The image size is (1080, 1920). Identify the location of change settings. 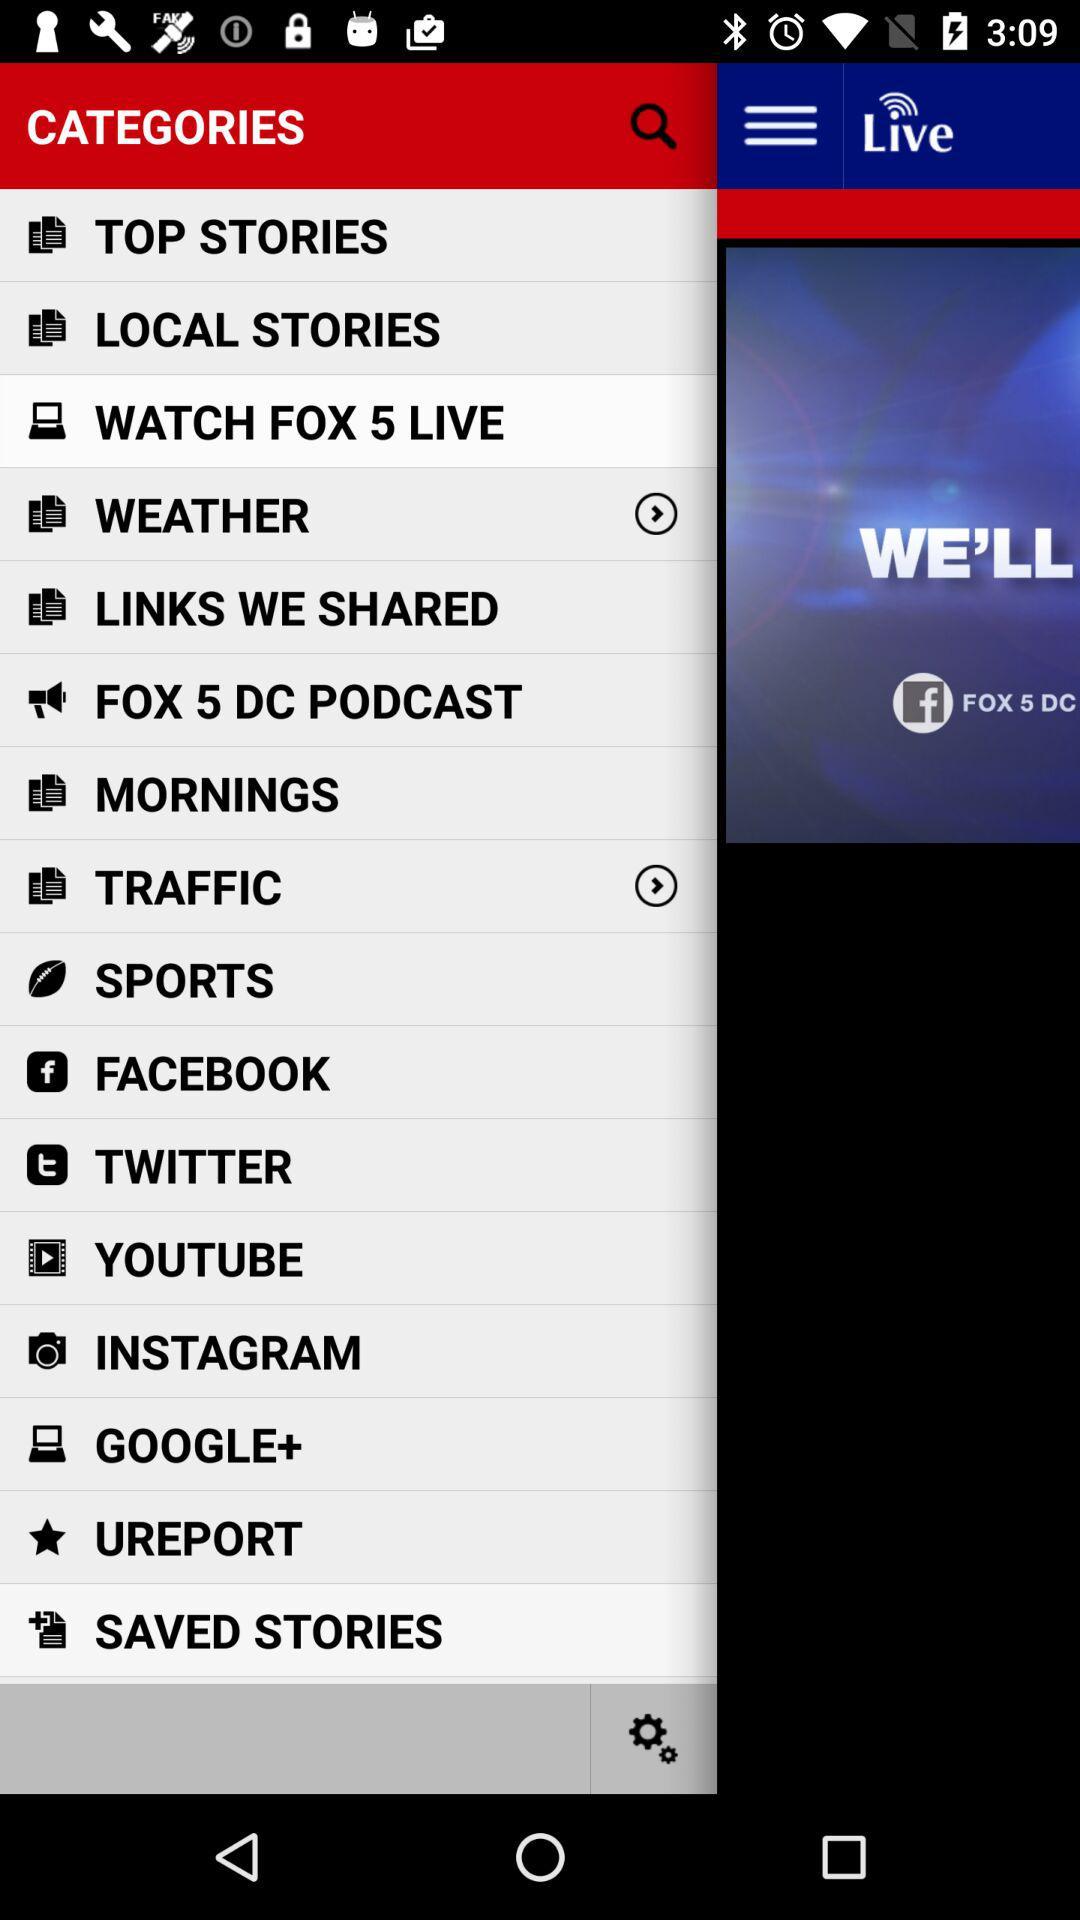
(654, 1737).